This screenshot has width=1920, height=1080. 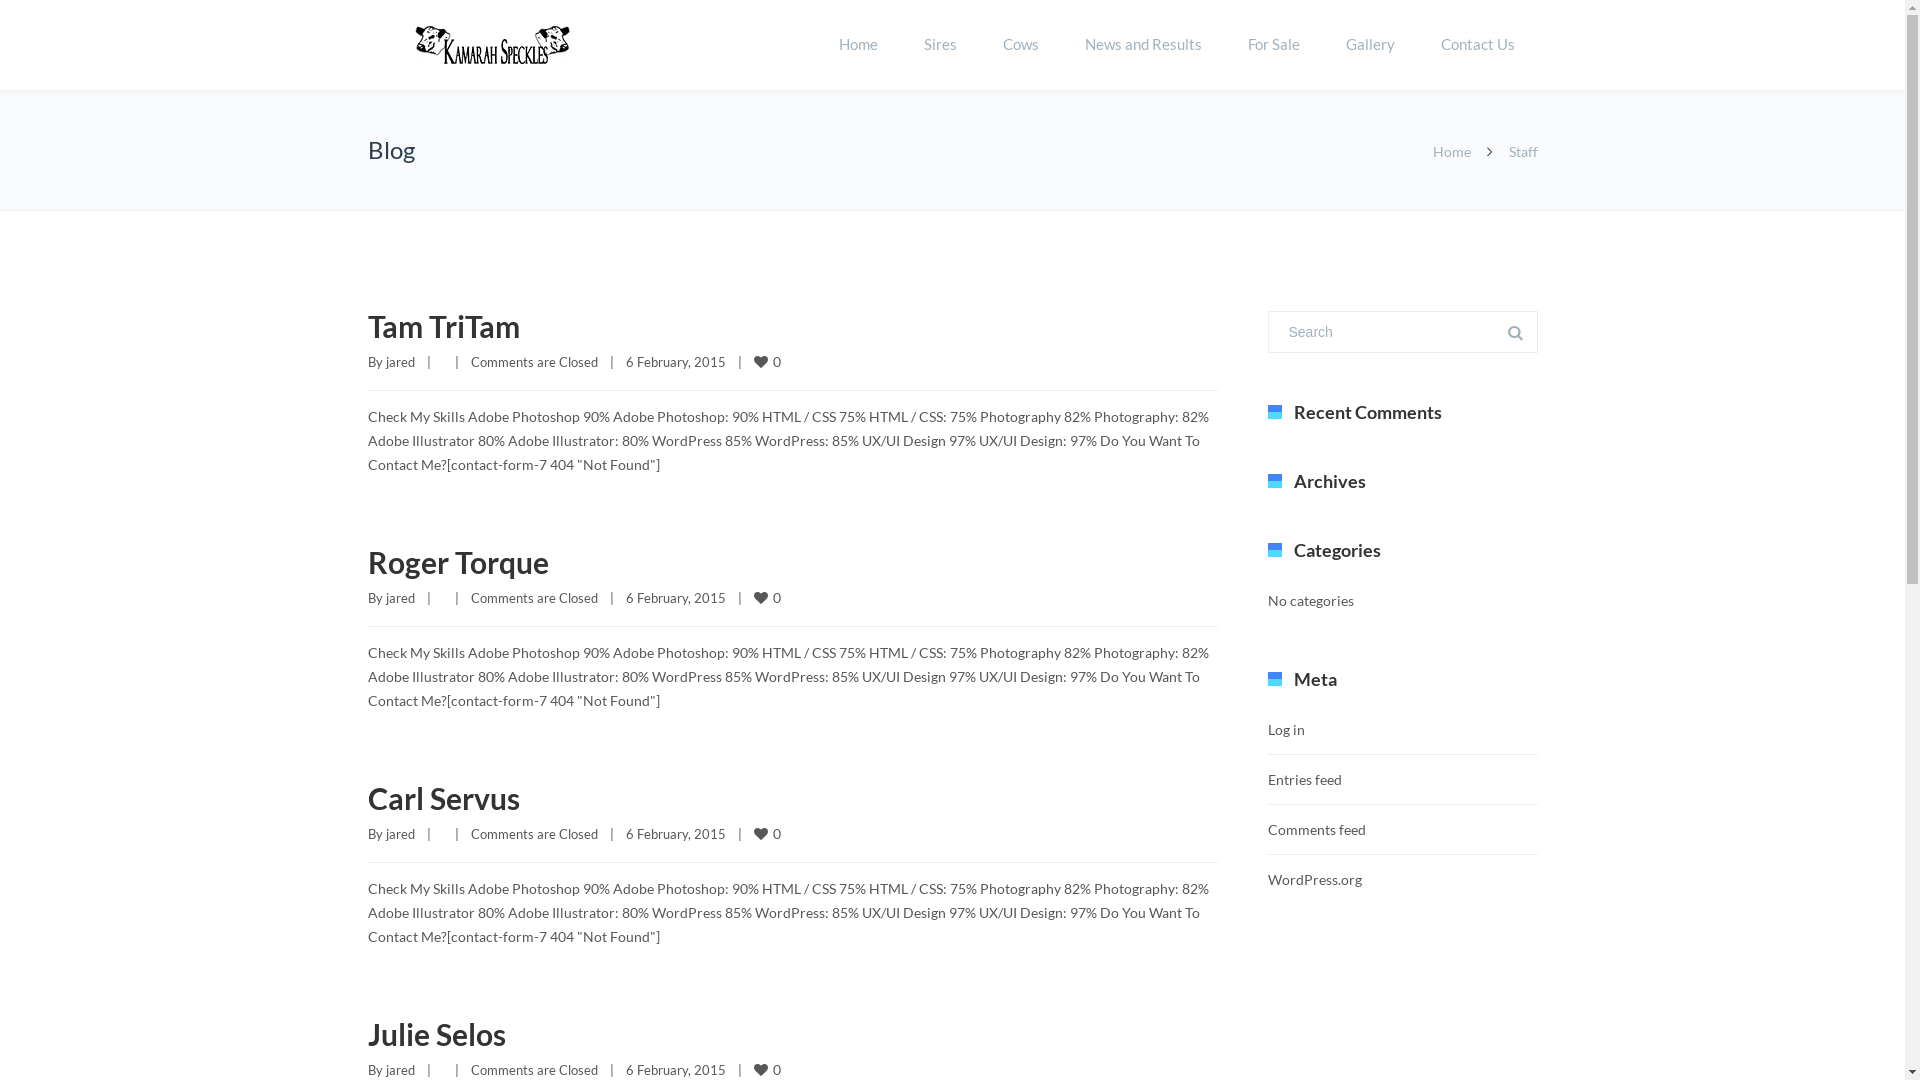 I want to click on 'Tam TriTam', so click(x=443, y=325).